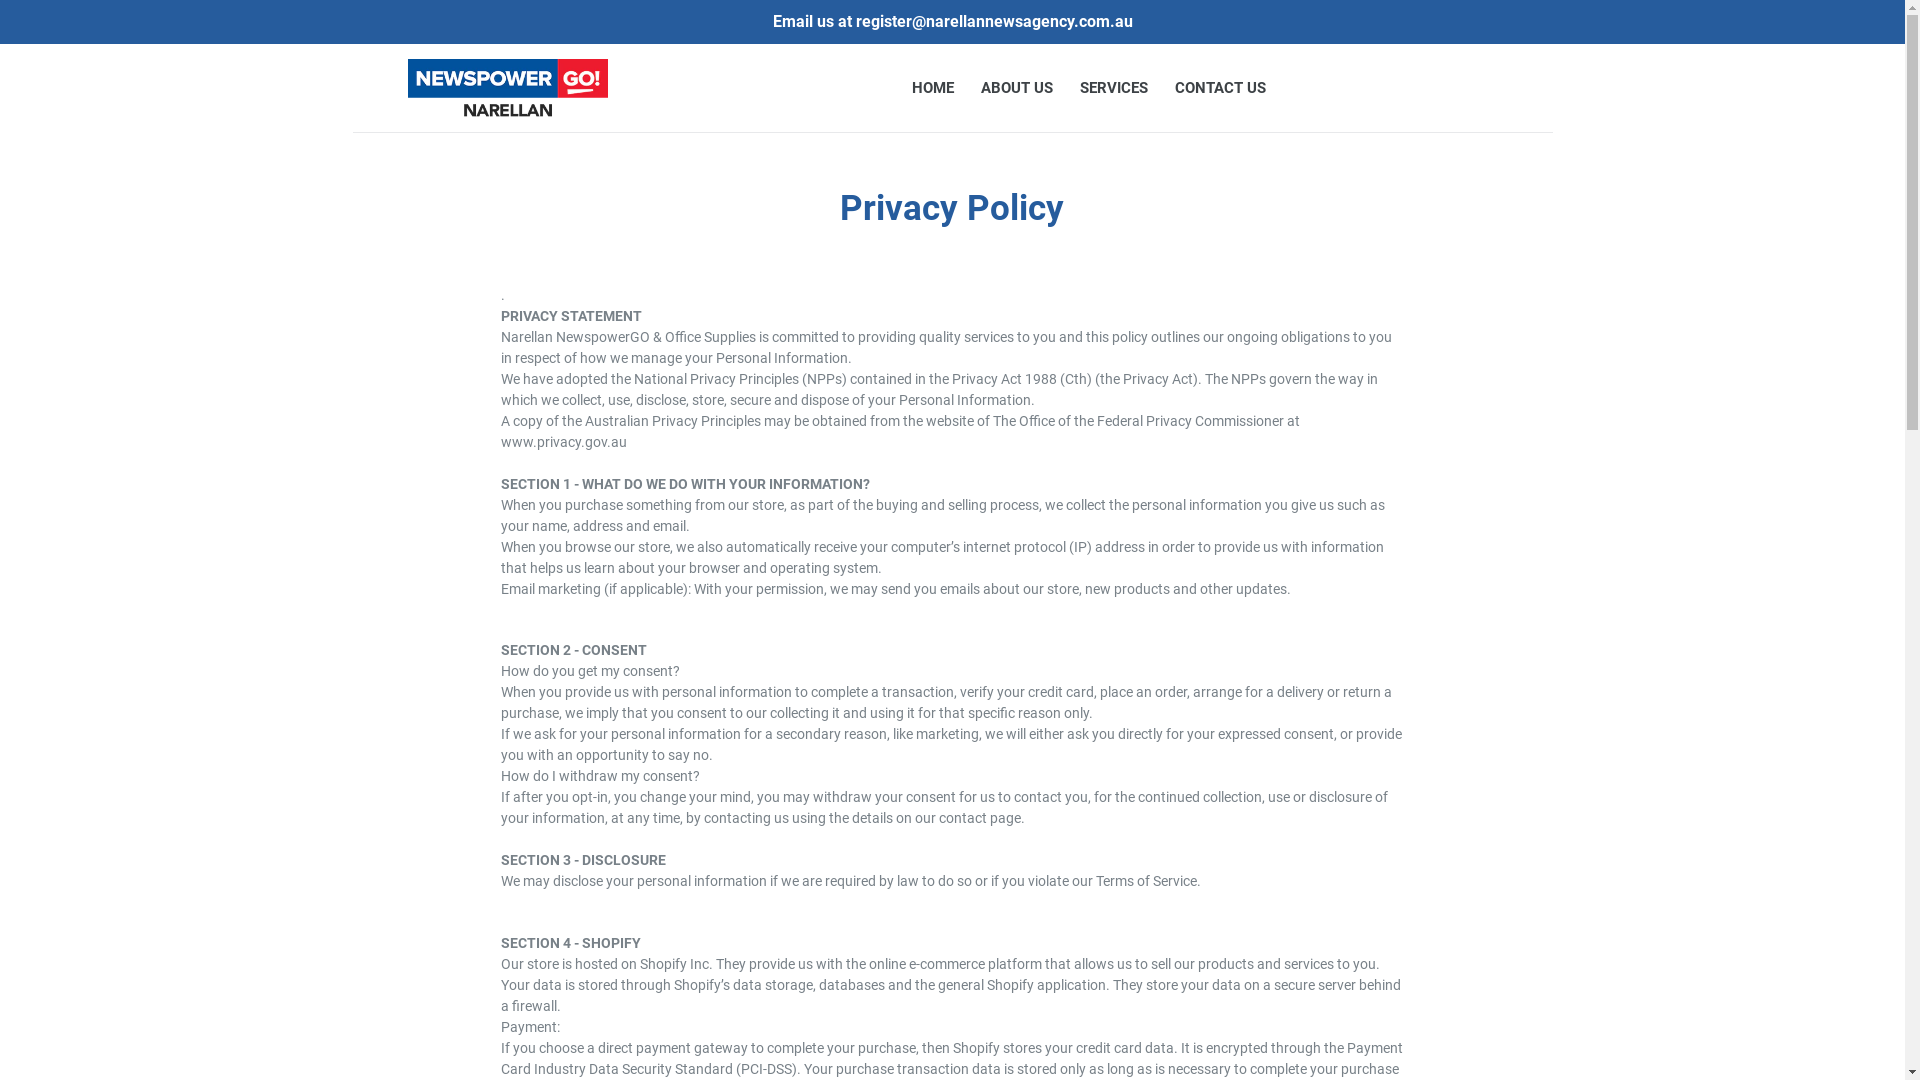 This screenshot has width=1920, height=1080. Describe the element at coordinates (1219, 87) in the screenshot. I see `'CONTACT US'` at that location.